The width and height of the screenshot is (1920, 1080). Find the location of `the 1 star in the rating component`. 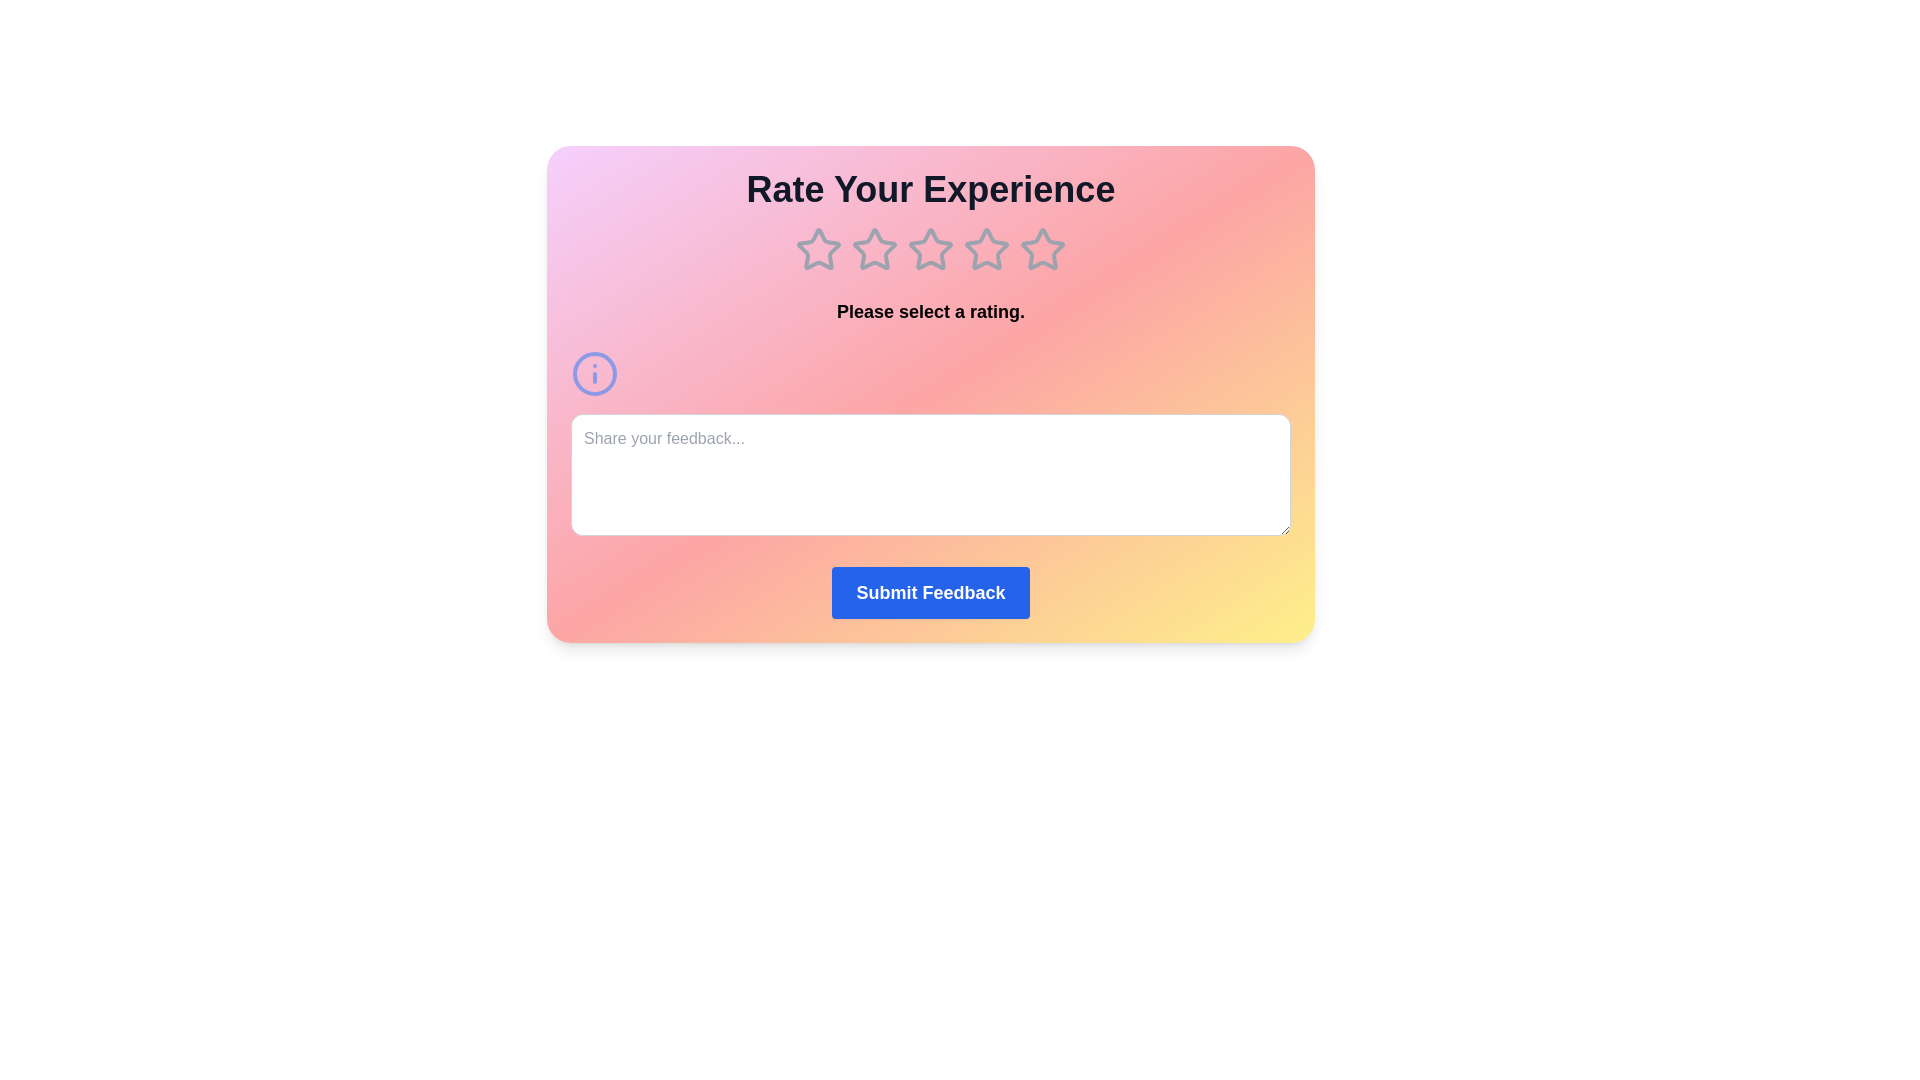

the 1 star in the rating component is located at coordinates (819, 249).